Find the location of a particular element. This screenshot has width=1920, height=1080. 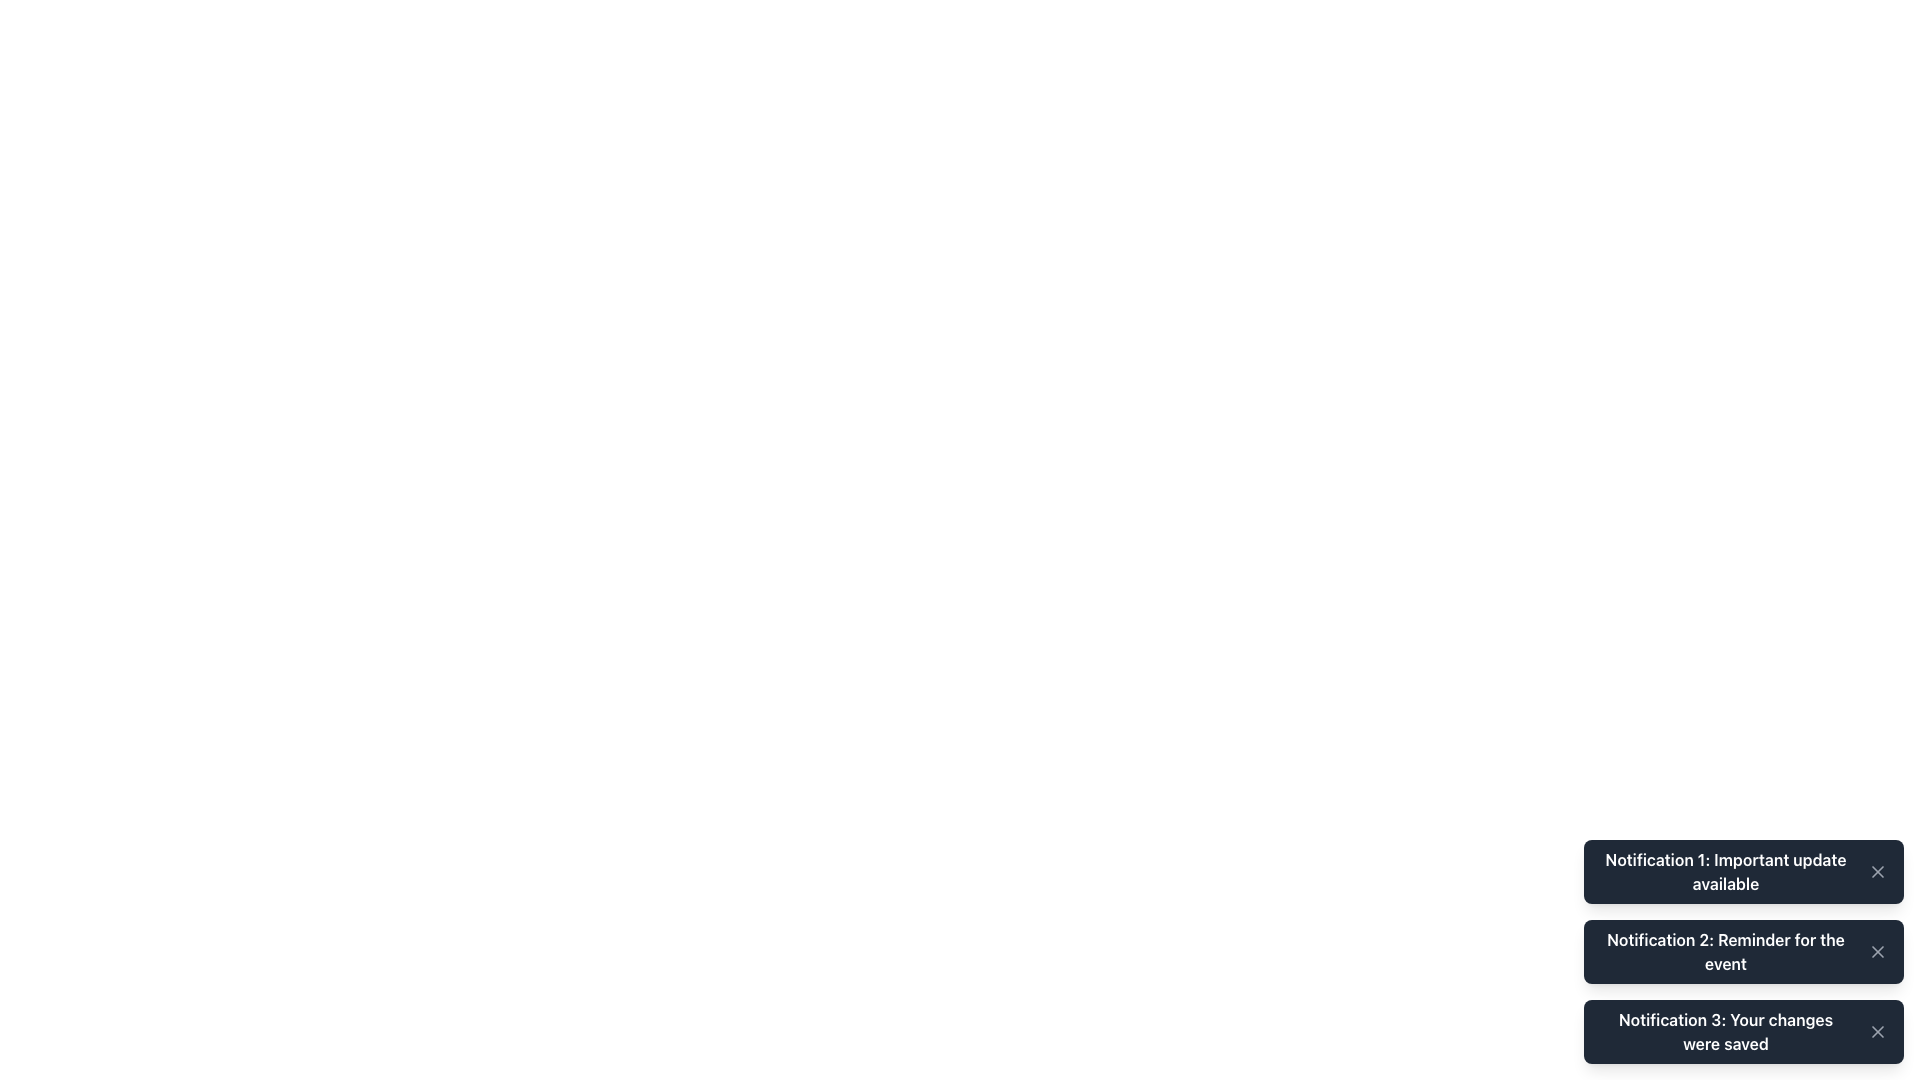

the close button on the 'Notification 2: Reminder for the event' is located at coordinates (1876, 951).